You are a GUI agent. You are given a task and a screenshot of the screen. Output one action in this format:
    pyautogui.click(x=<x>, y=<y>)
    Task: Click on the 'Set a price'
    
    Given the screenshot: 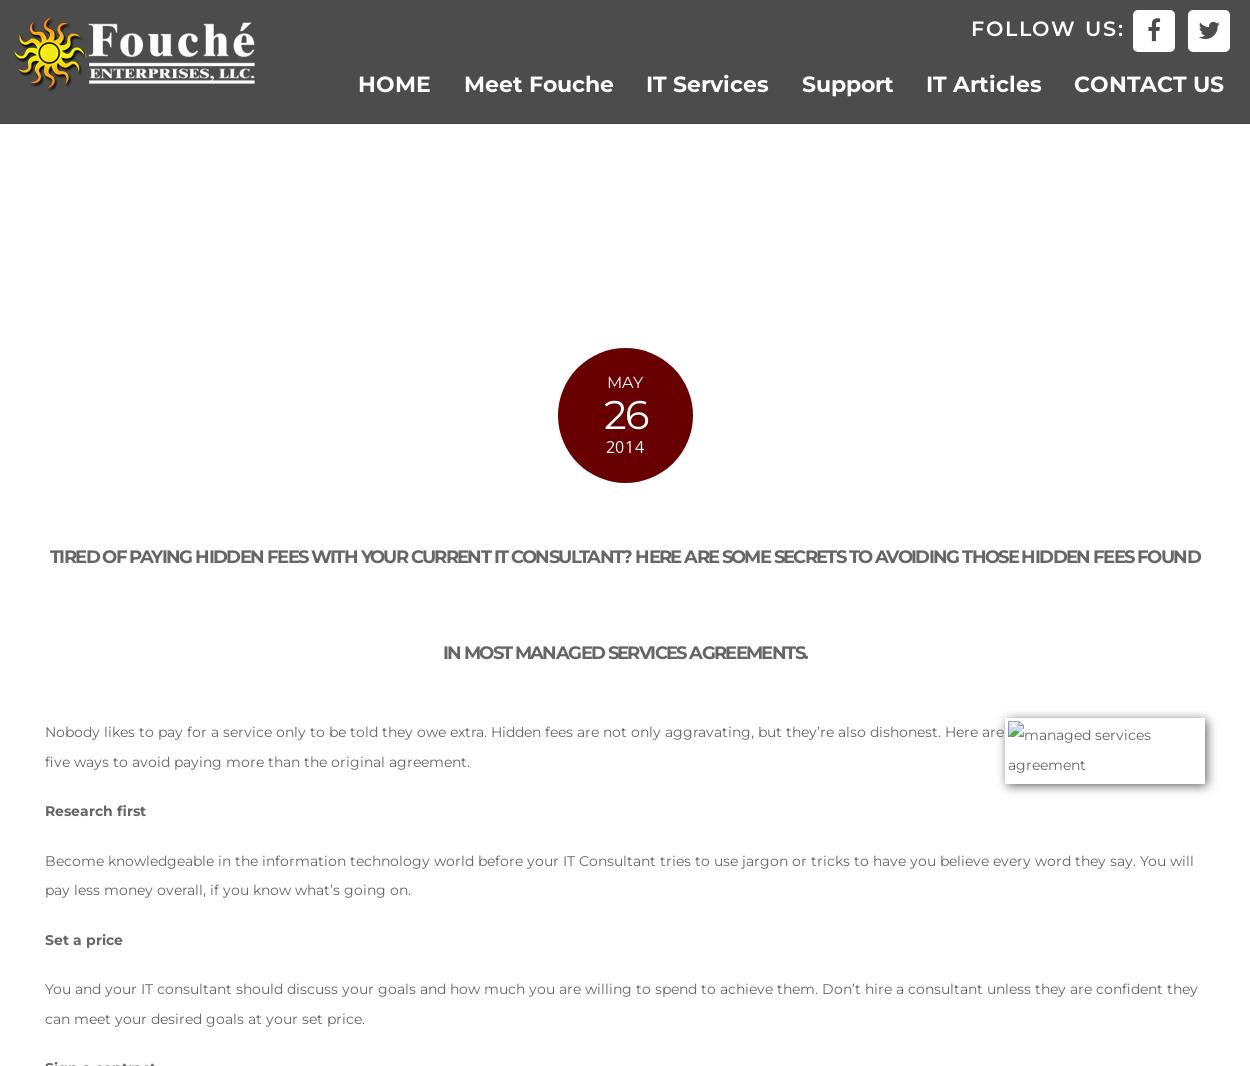 What is the action you would take?
    pyautogui.click(x=83, y=939)
    